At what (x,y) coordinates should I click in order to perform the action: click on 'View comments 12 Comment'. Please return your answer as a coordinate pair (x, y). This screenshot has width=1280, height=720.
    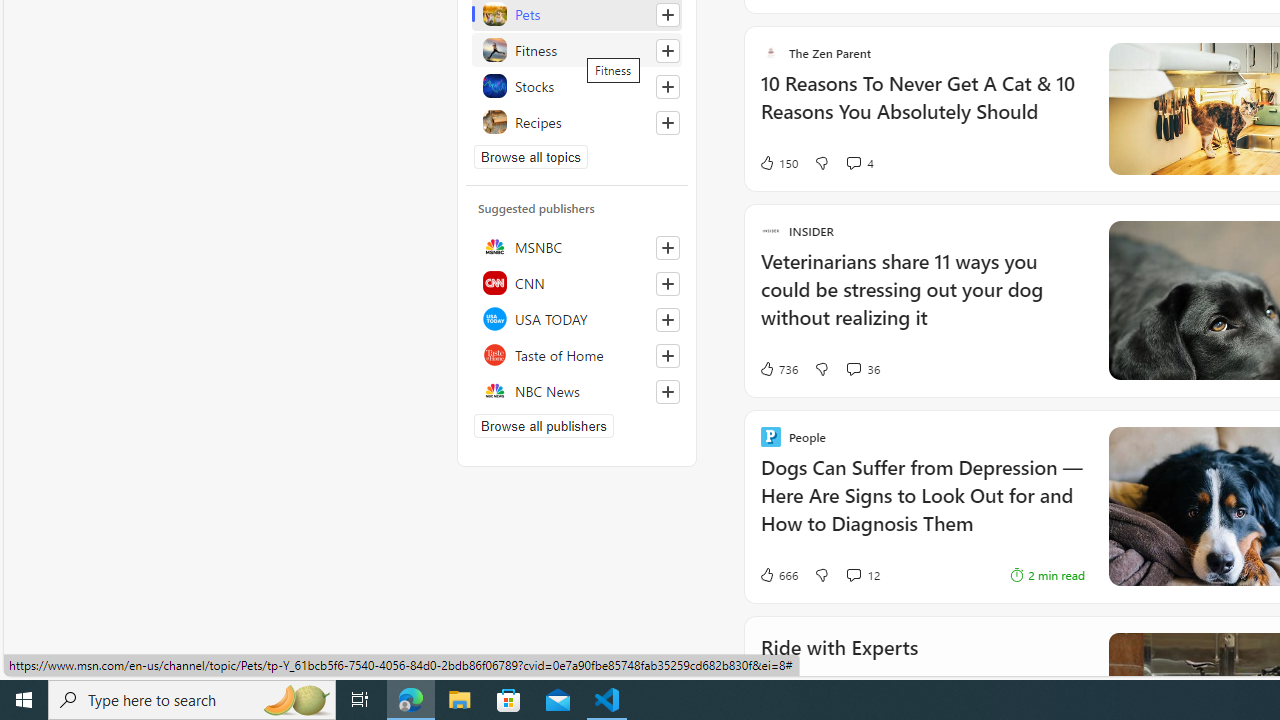
    Looking at the image, I should click on (853, 575).